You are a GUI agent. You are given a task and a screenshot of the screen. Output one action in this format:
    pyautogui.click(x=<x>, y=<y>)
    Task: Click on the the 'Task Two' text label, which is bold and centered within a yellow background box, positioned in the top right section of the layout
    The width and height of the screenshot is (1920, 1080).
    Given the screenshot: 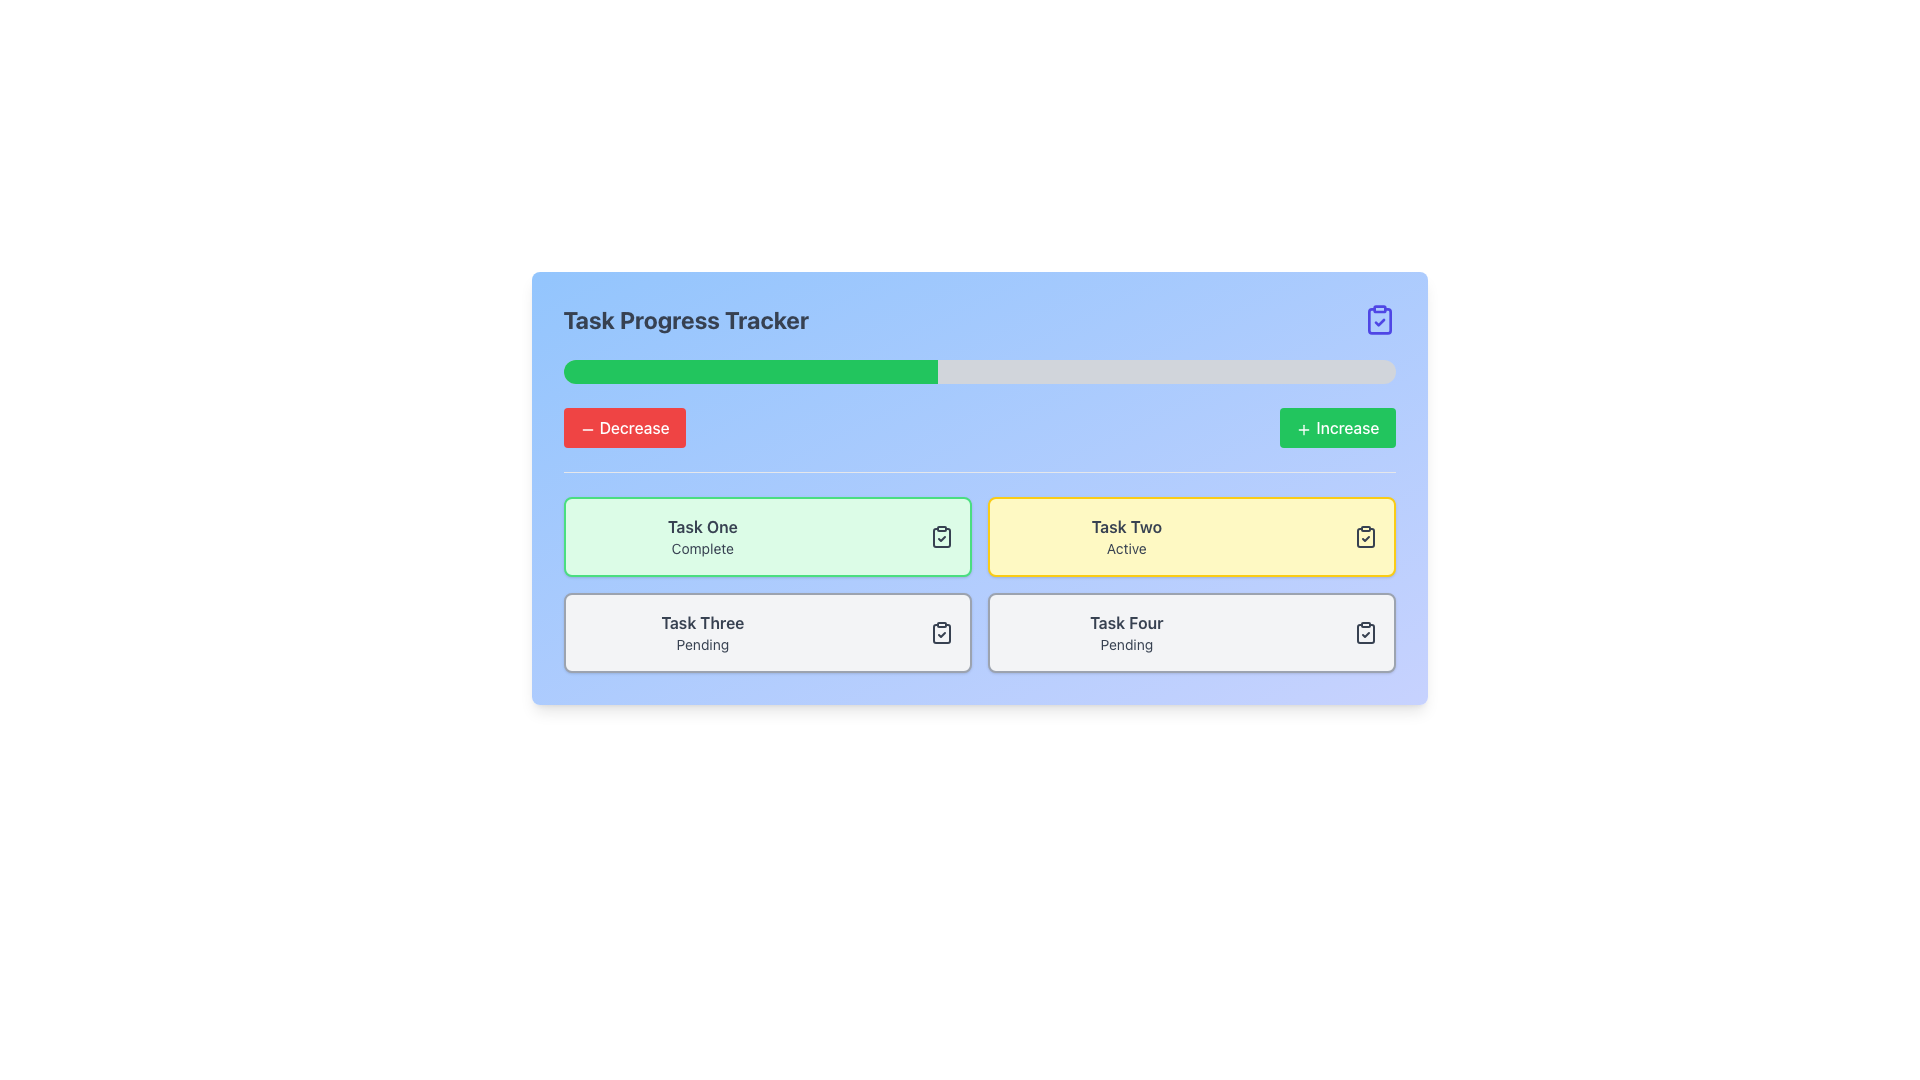 What is the action you would take?
    pyautogui.click(x=1126, y=526)
    